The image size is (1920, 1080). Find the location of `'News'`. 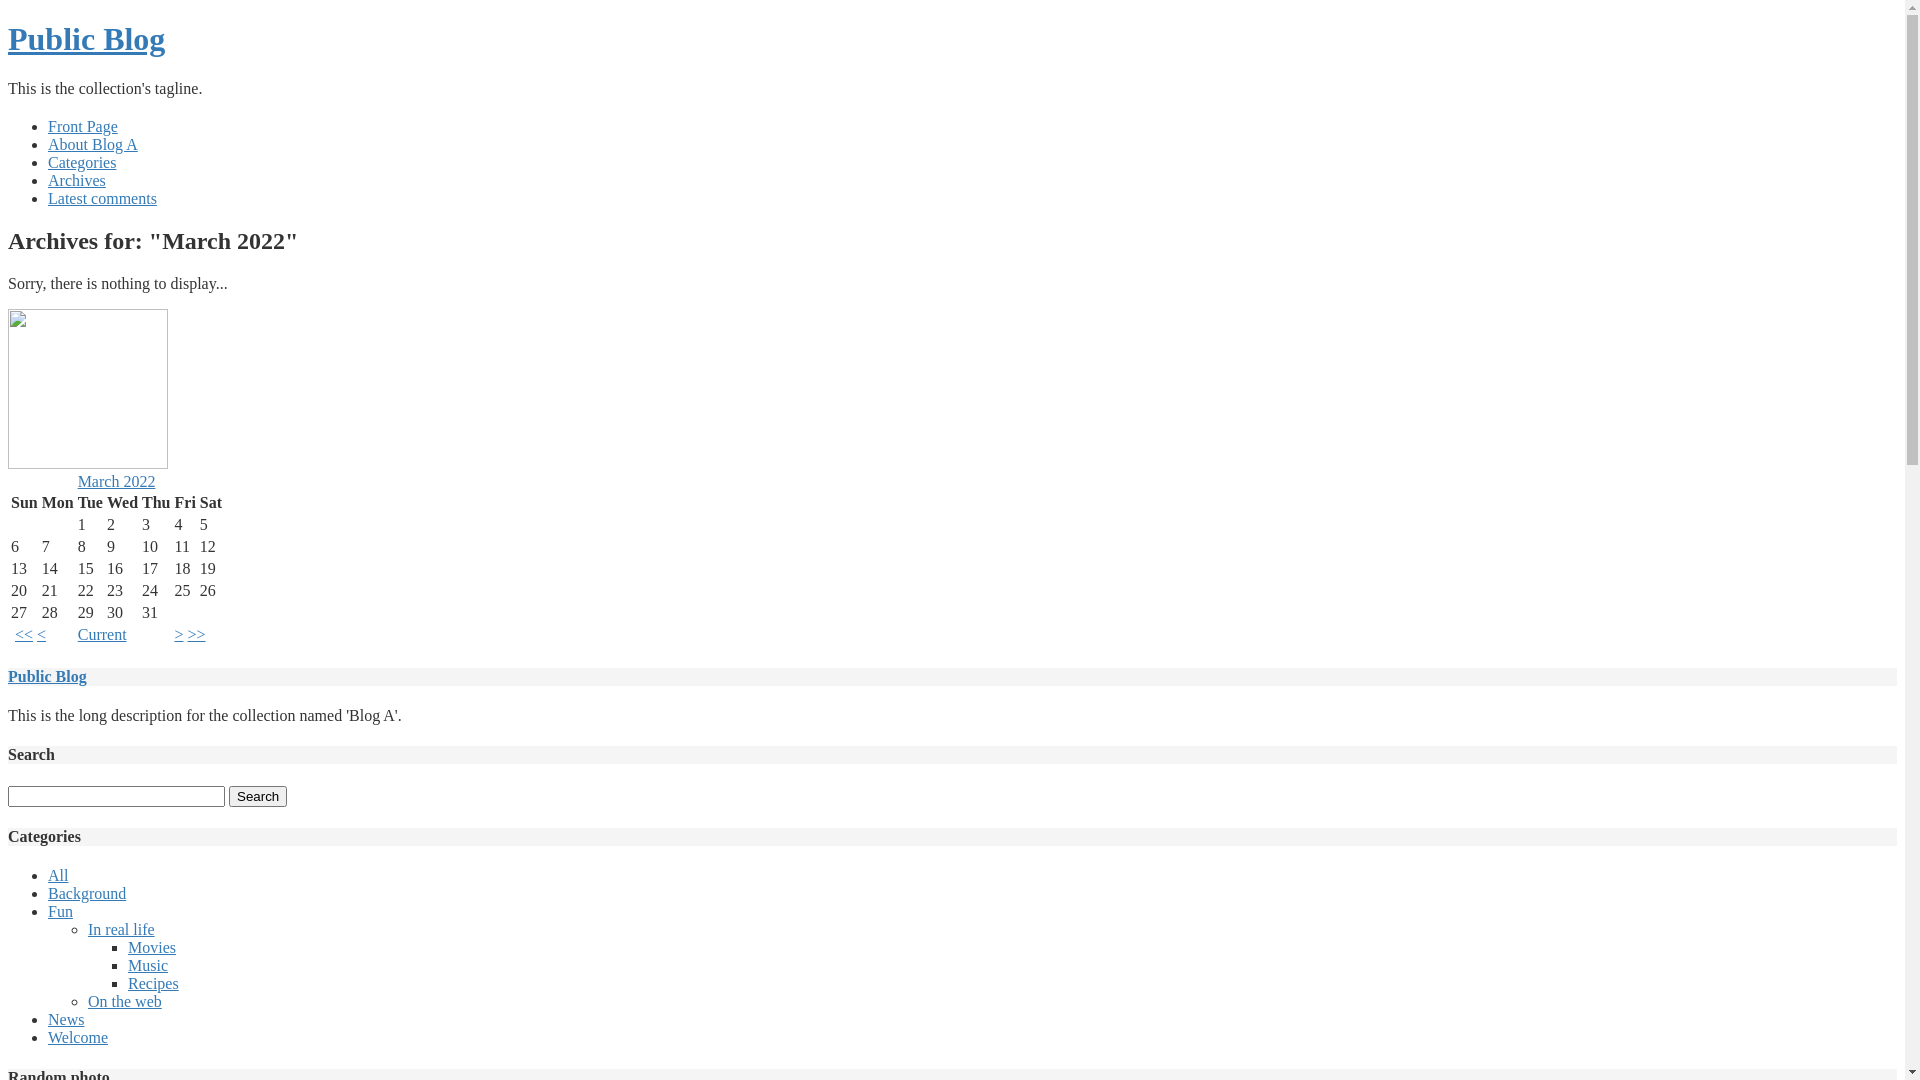

'News' is located at coordinates (66, 1019).